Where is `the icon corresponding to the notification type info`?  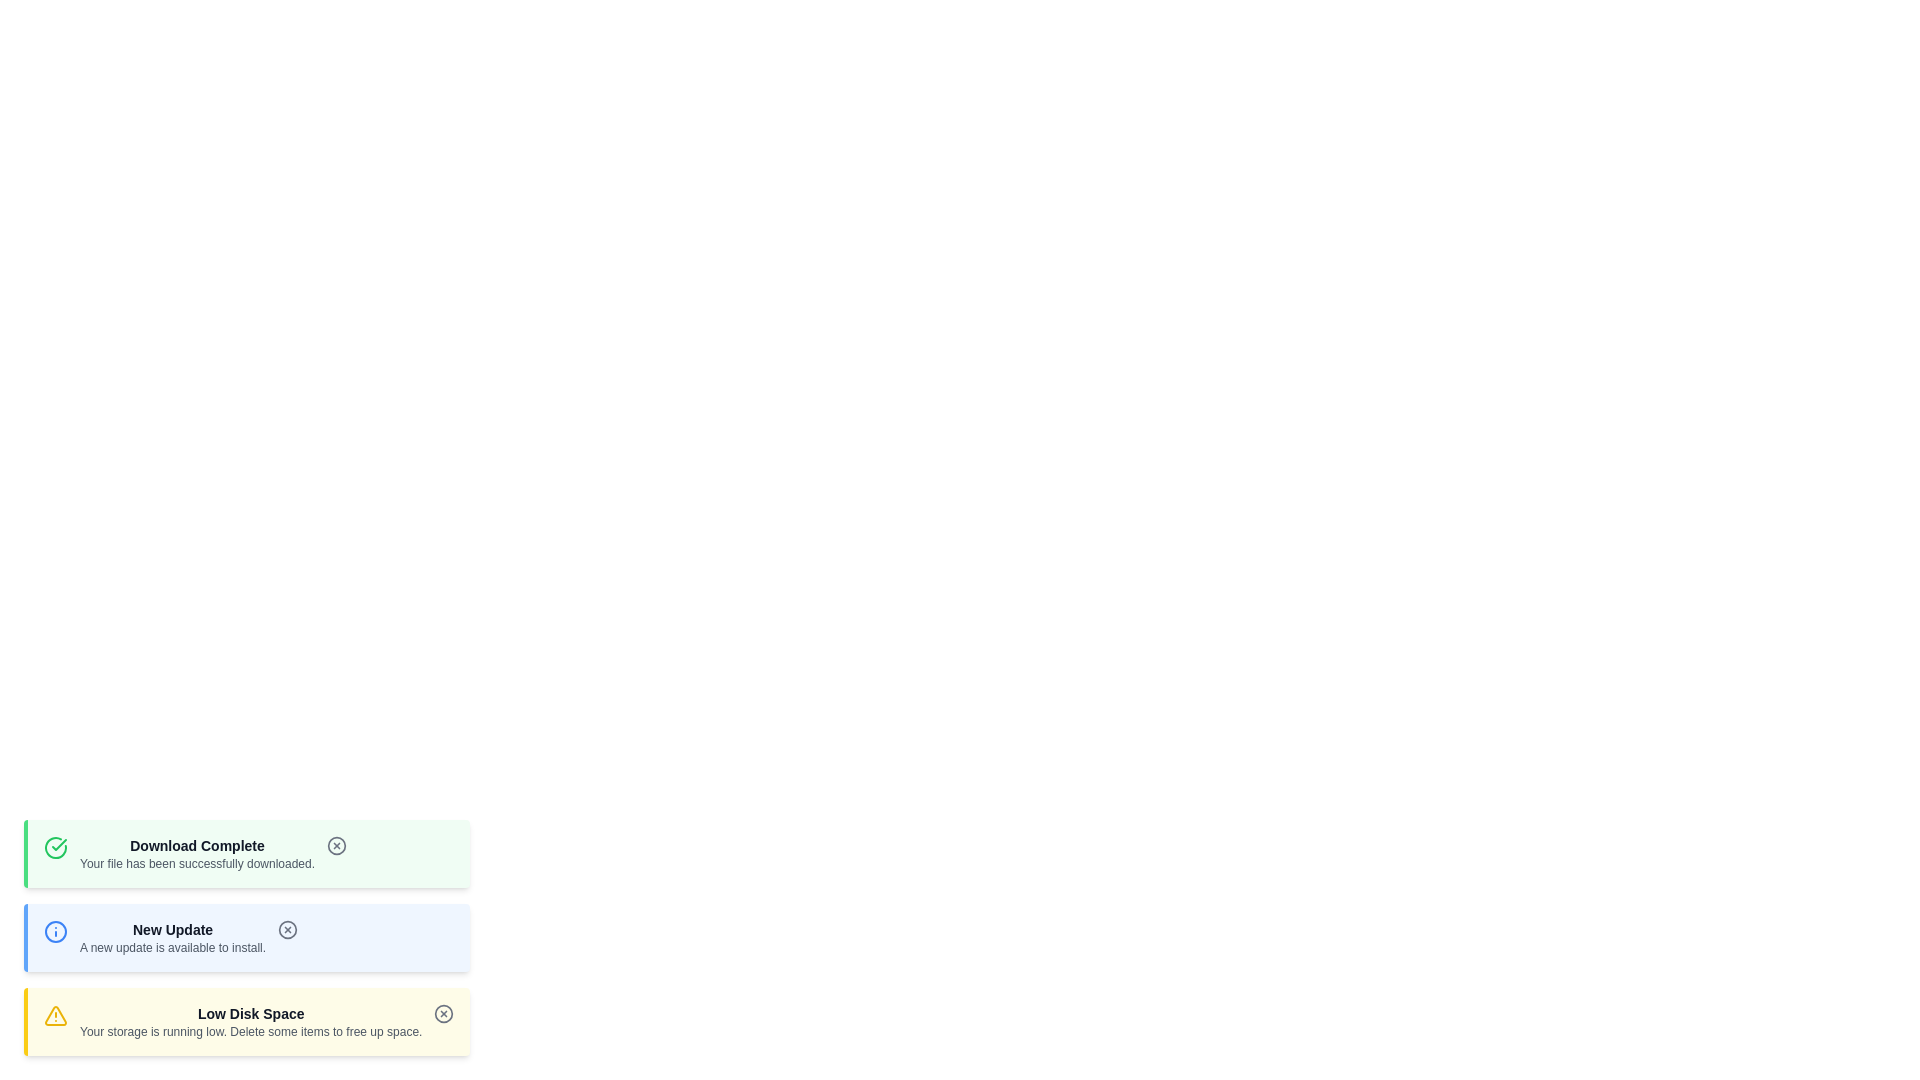 the icon corresponding to the notification type info is located at coordinates (56, 932).